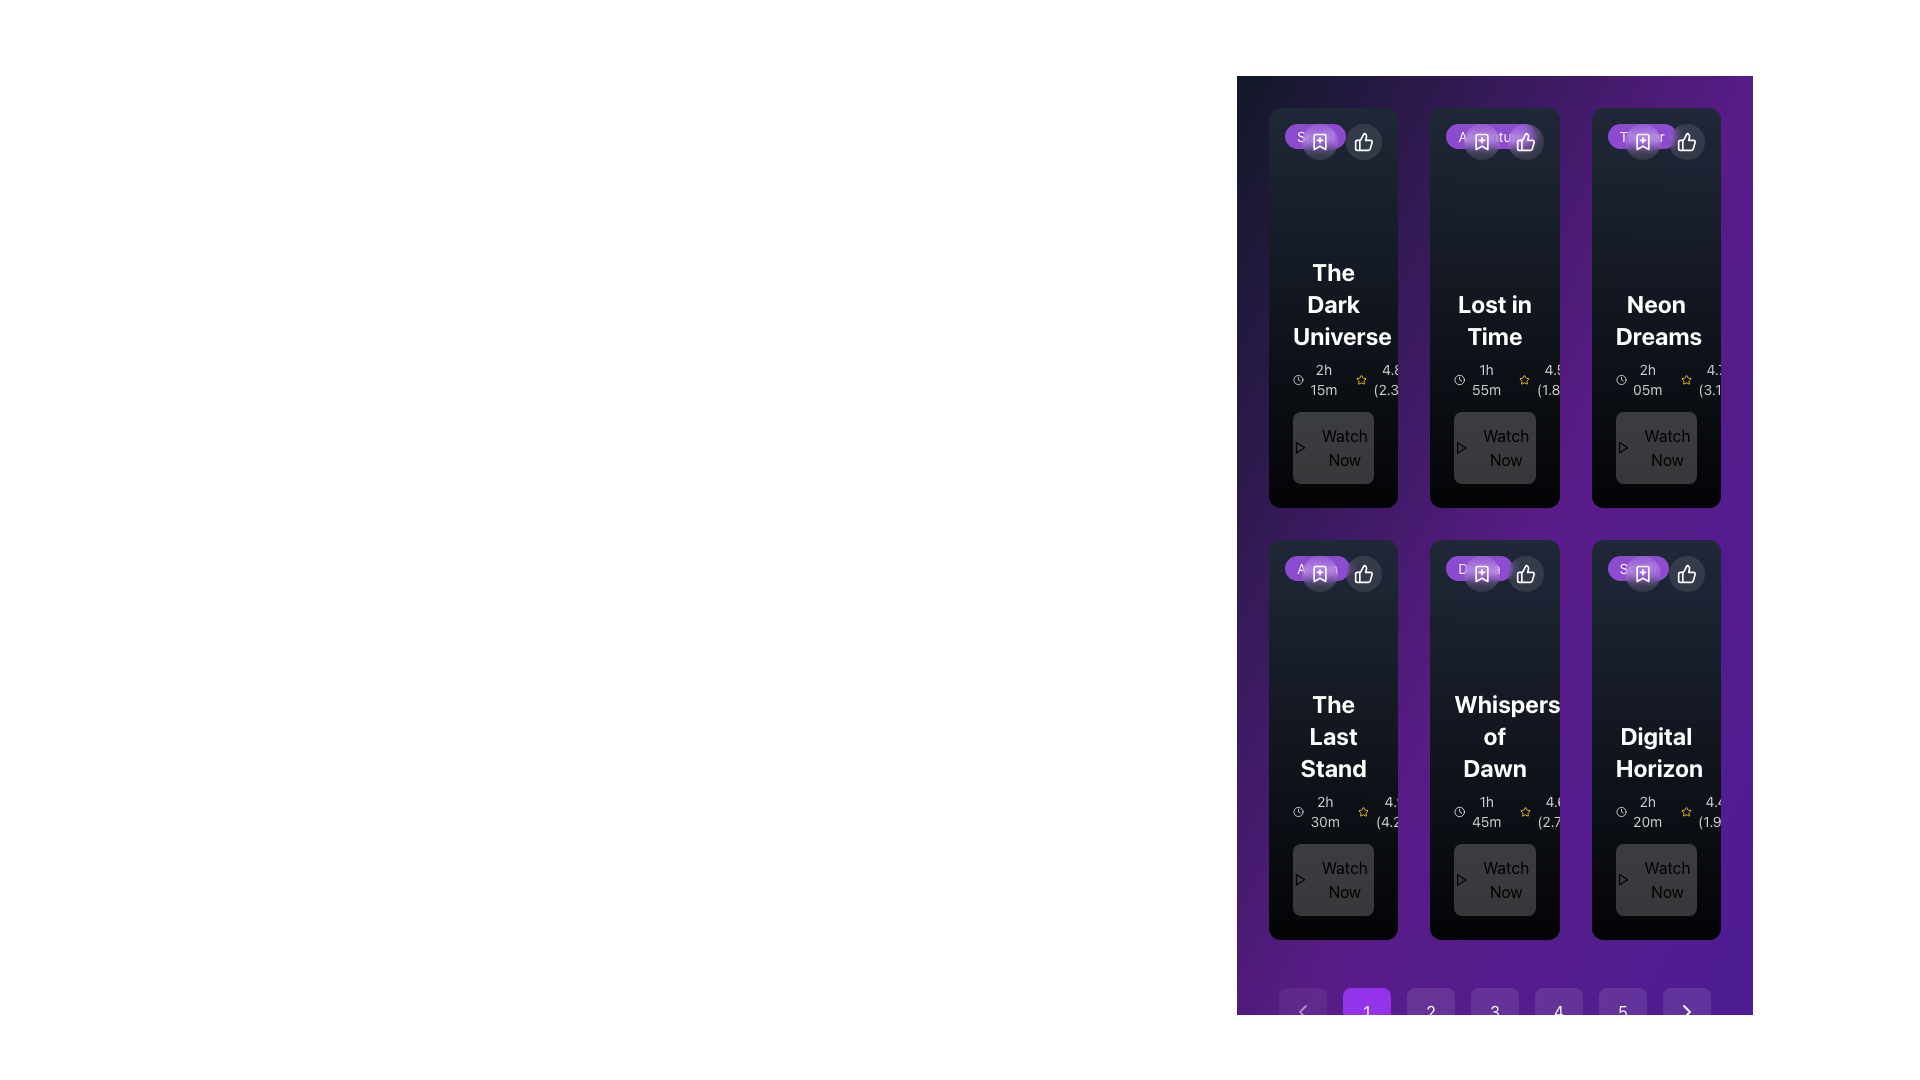 The width and height of the screenshot is (1920, 1080). Describe the element at coordinates (1642, 141) in the screenshot. I see `the button with an icon to bookmark the movie 'Neon Dreams', located at the top-right of the grid card as the second icon from the right` at that location.